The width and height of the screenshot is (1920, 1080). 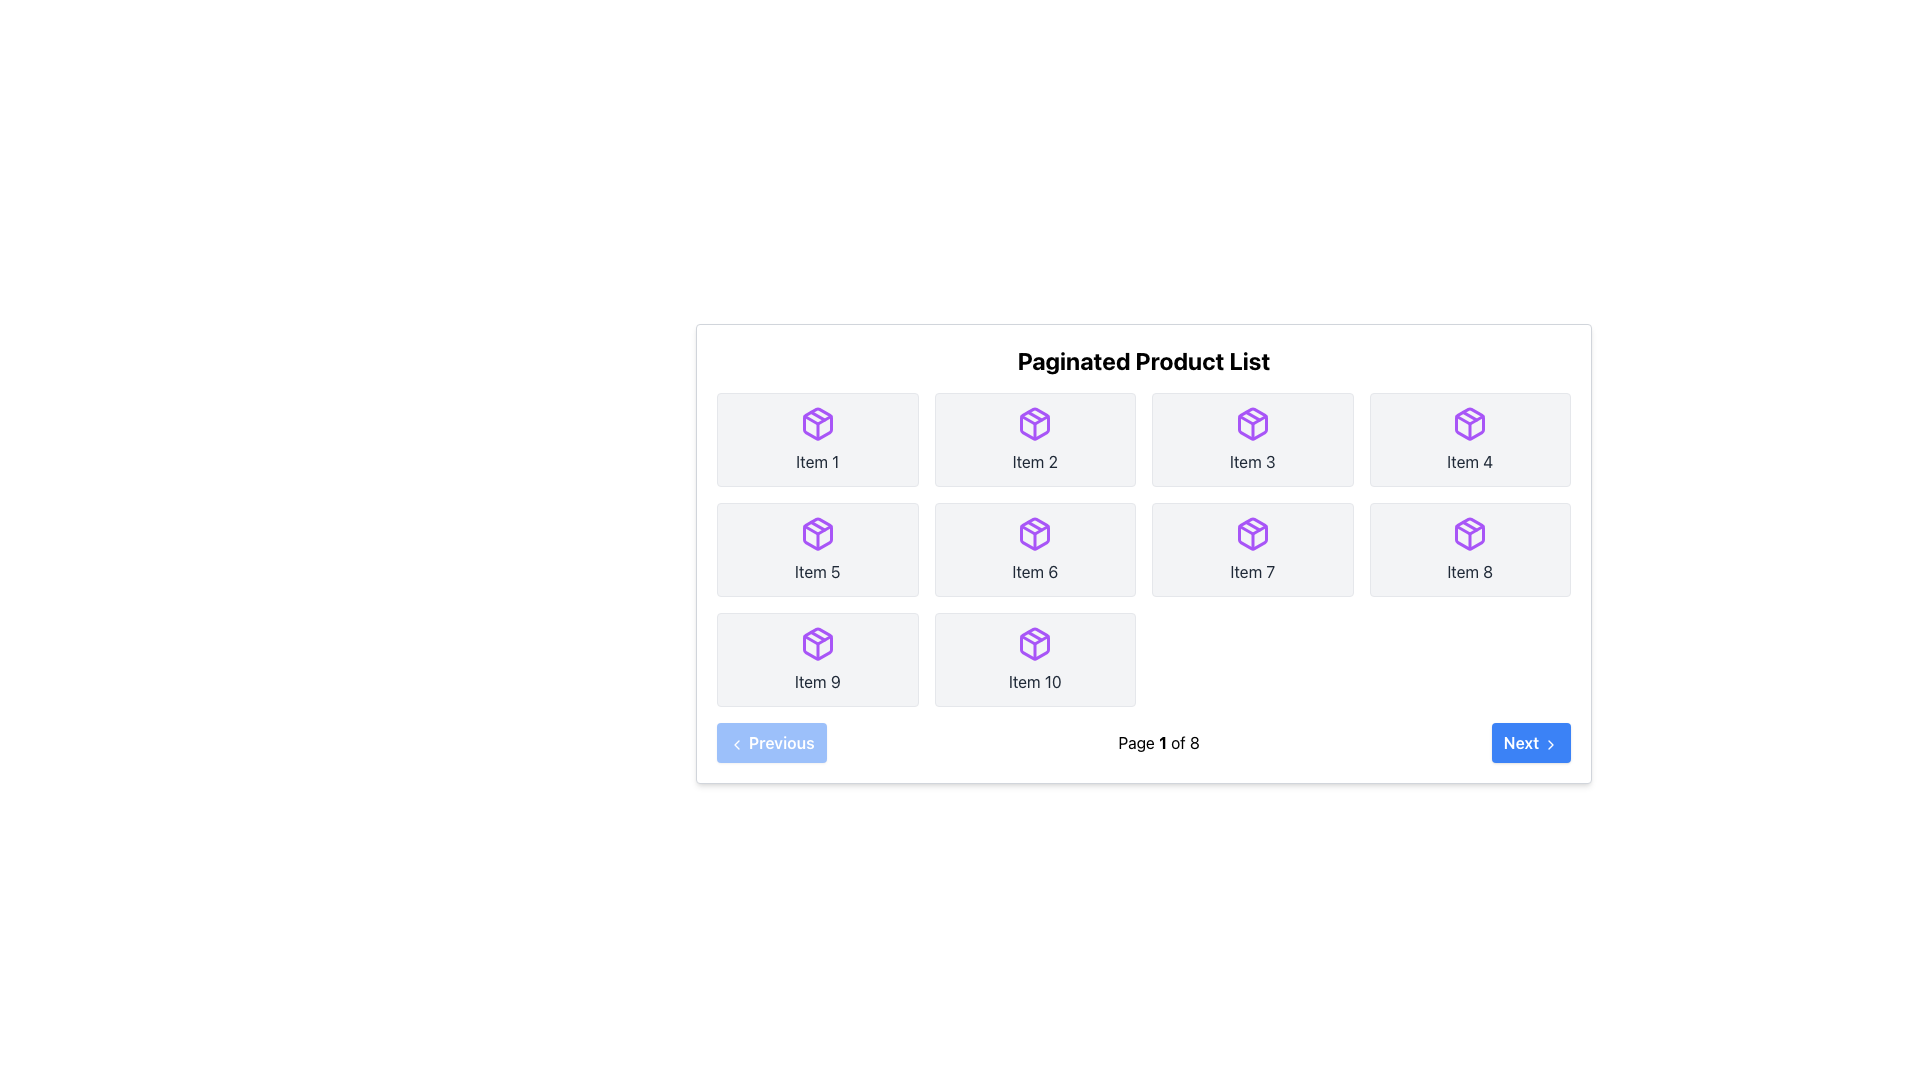 What do you see at coordinates (1035, 644) in the screenshot?
I see `the SVG Icon representing 'Item 10' located in the second row, fourth column of the product grid` at bounding box center [1035, 644].